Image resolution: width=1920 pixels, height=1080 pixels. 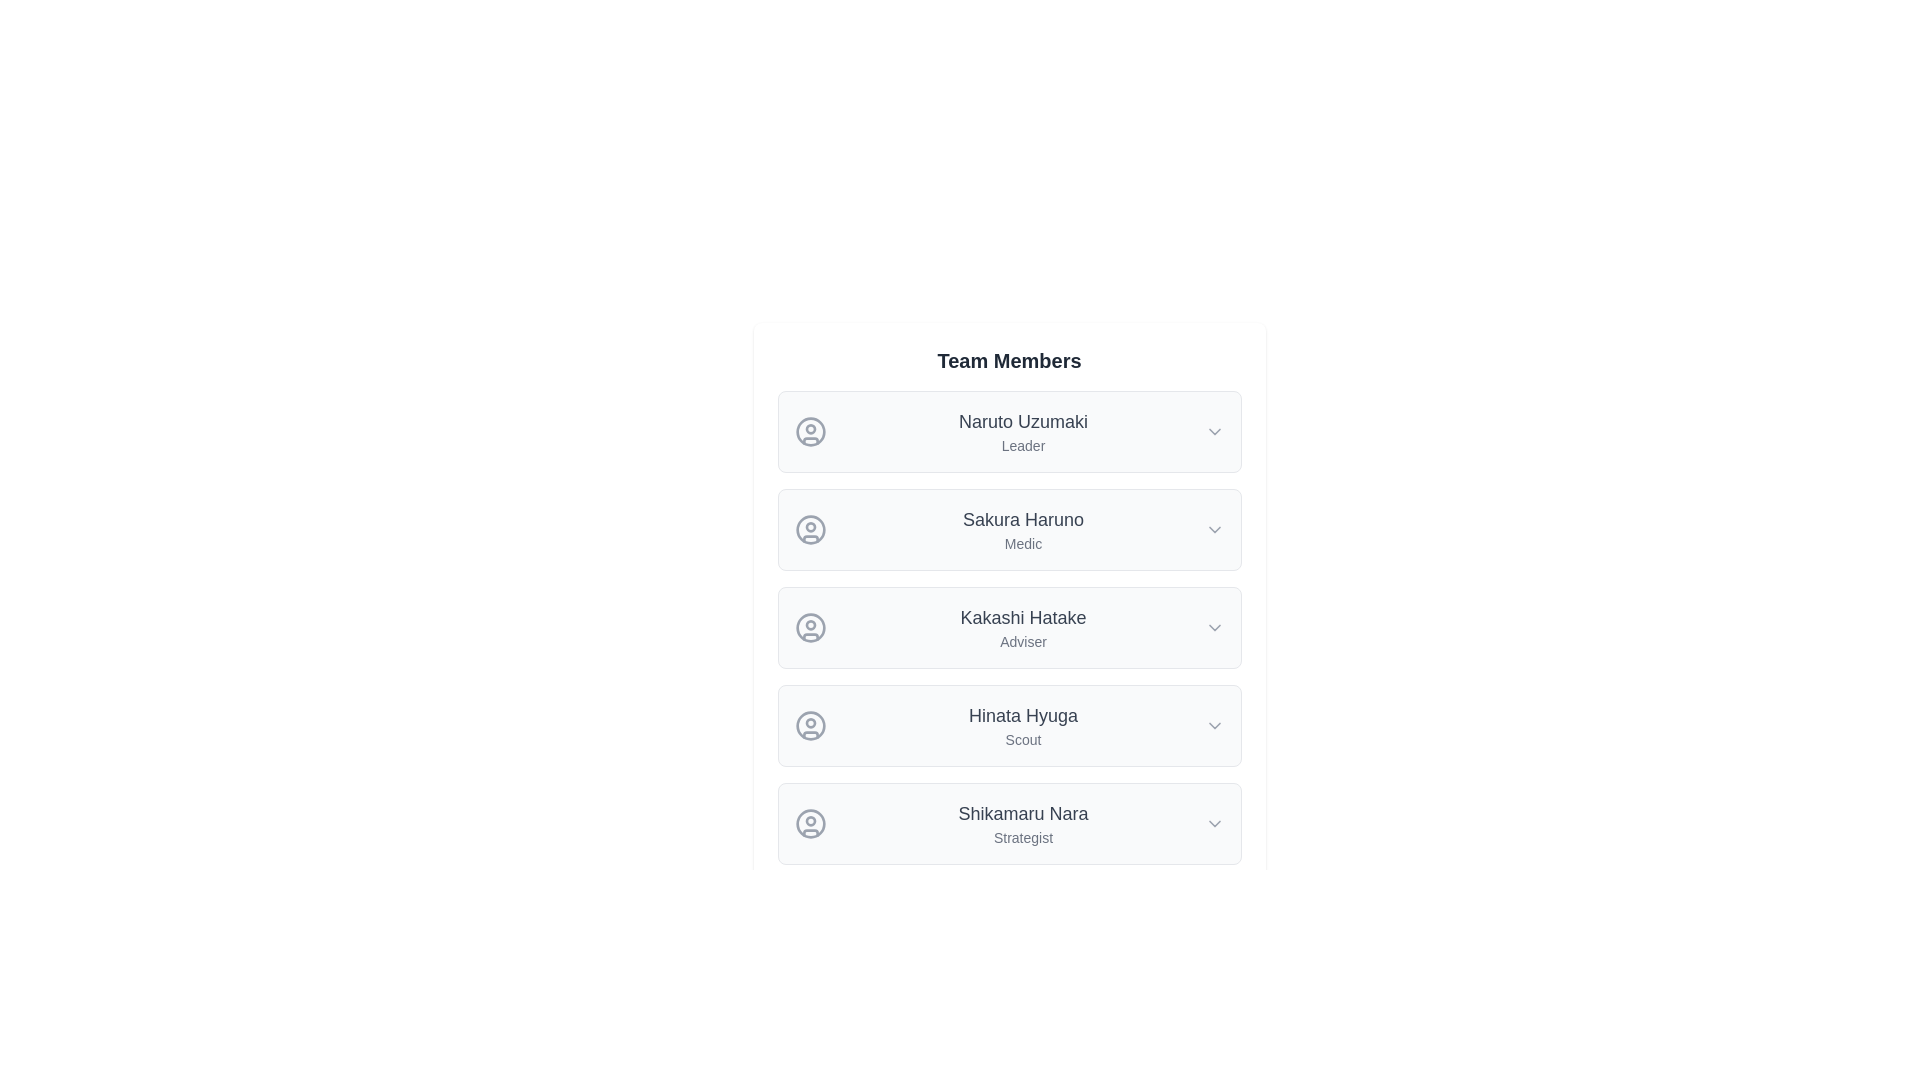 What do you see at coordinates (810, 627) in the screenshot?
I see `the circular user profile indicator in the third list item under 'Team Members', which is located to the left of the name 'Kakashi Hatake'` at bounding box center [810, 627].